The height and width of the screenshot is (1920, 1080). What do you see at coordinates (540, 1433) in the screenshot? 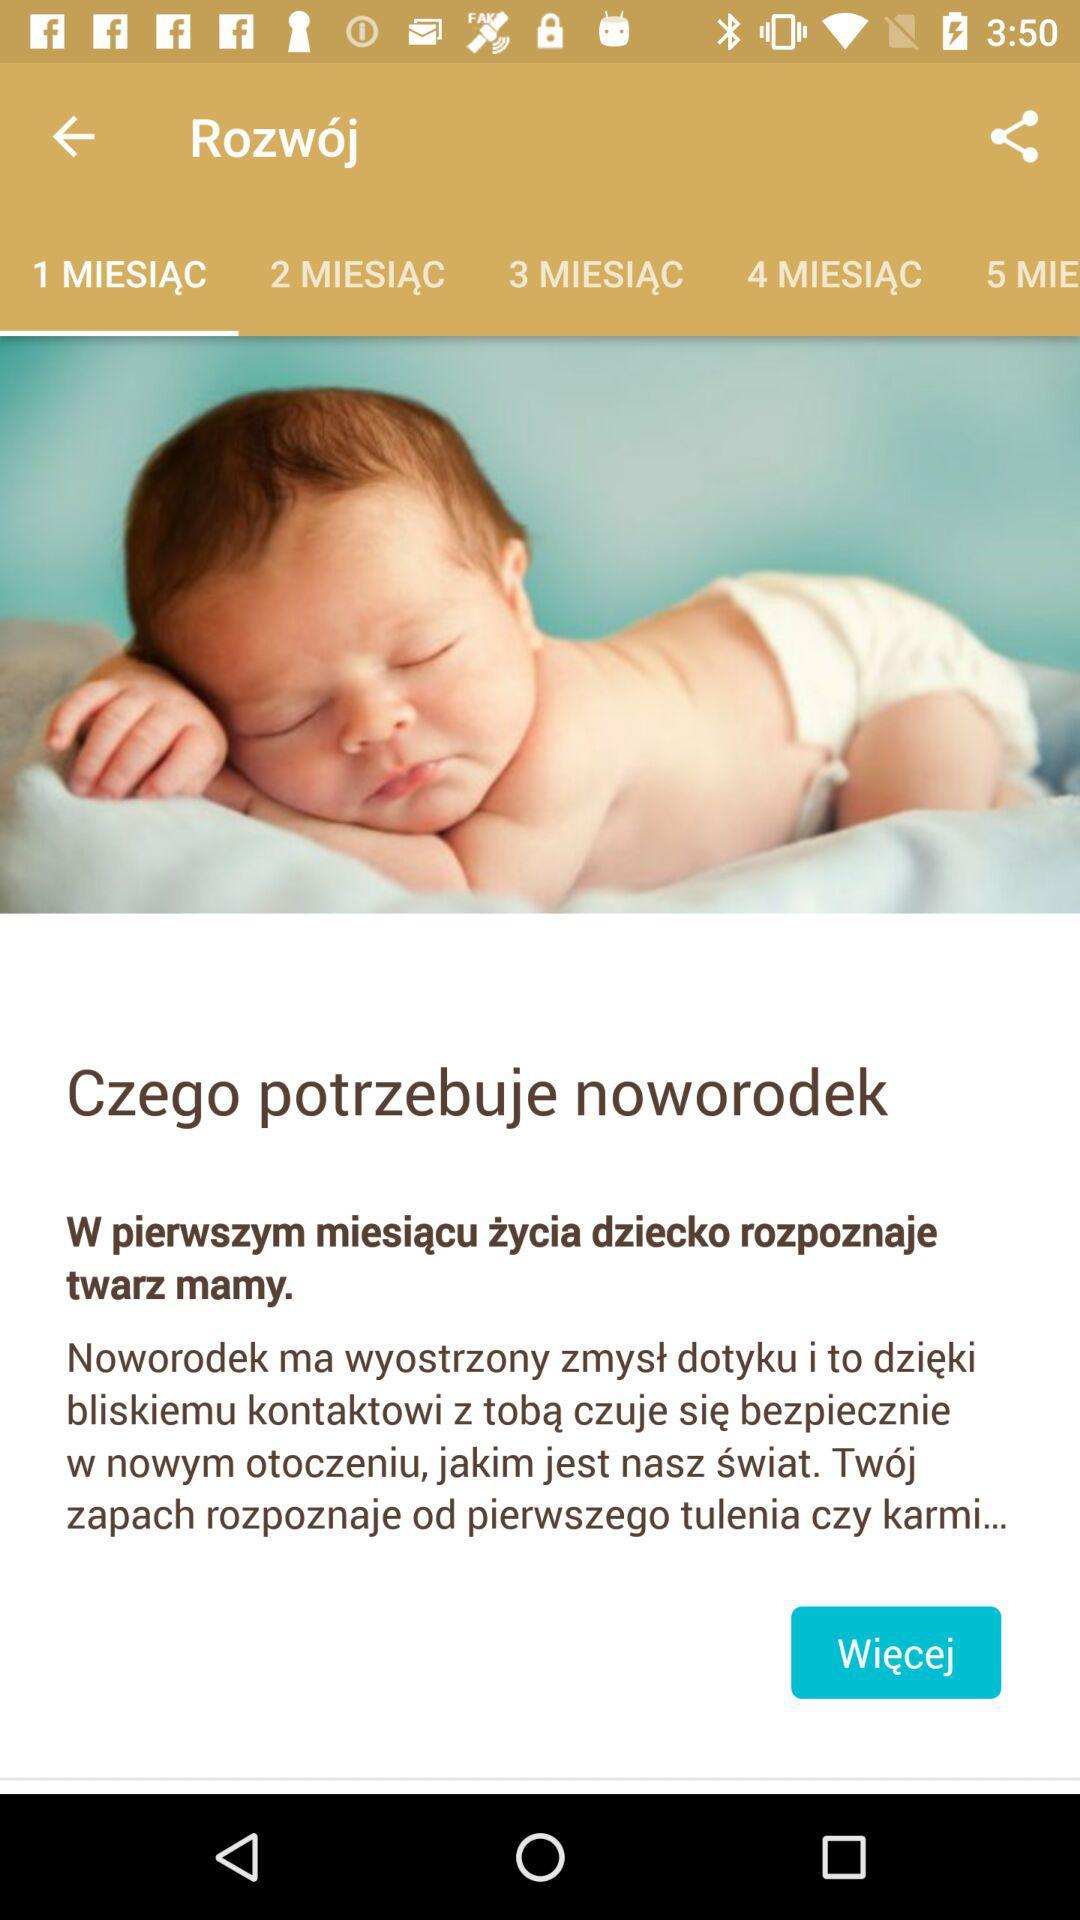
I see `noworodek ma wyostrzony` at bounding box center [540, 1433].